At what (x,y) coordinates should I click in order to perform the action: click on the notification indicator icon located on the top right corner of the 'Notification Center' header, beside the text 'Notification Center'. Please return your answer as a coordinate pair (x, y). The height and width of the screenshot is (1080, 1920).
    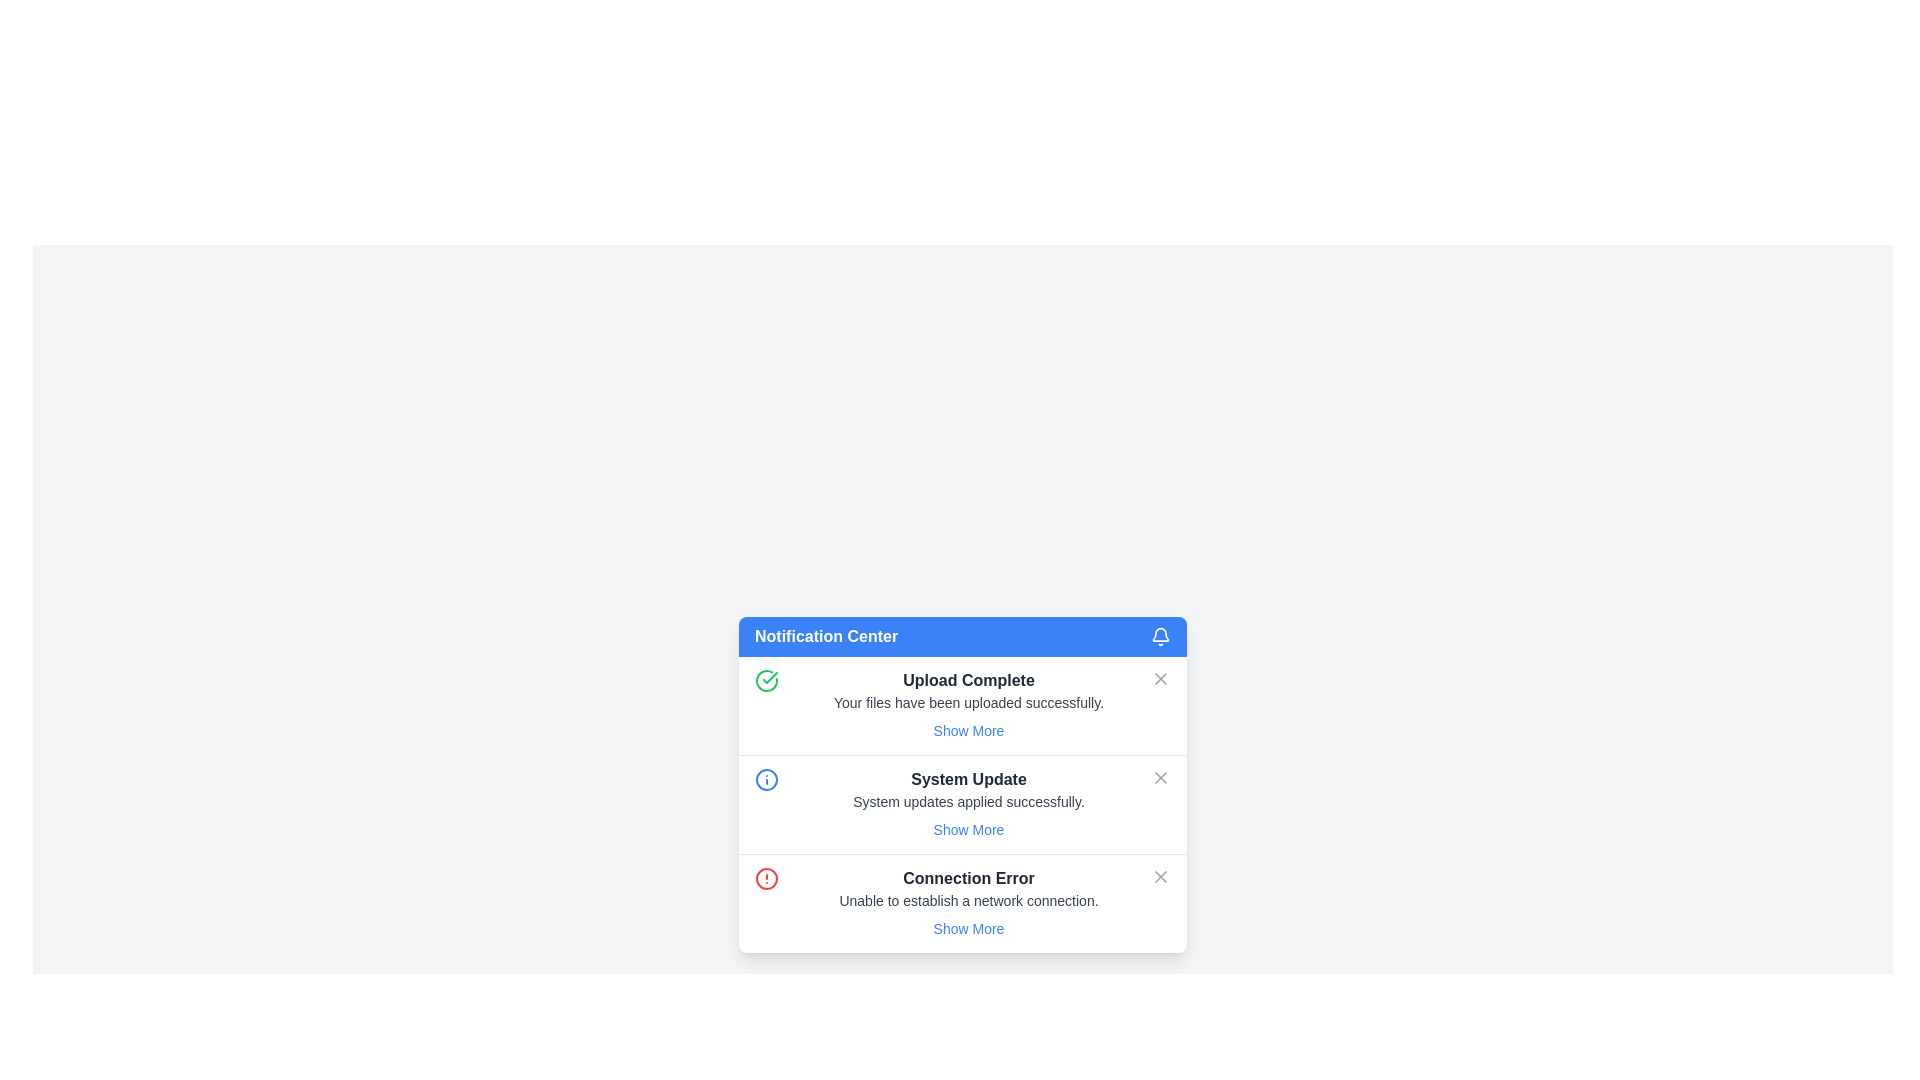
    Looking at the image, I should click on (1161, 636).